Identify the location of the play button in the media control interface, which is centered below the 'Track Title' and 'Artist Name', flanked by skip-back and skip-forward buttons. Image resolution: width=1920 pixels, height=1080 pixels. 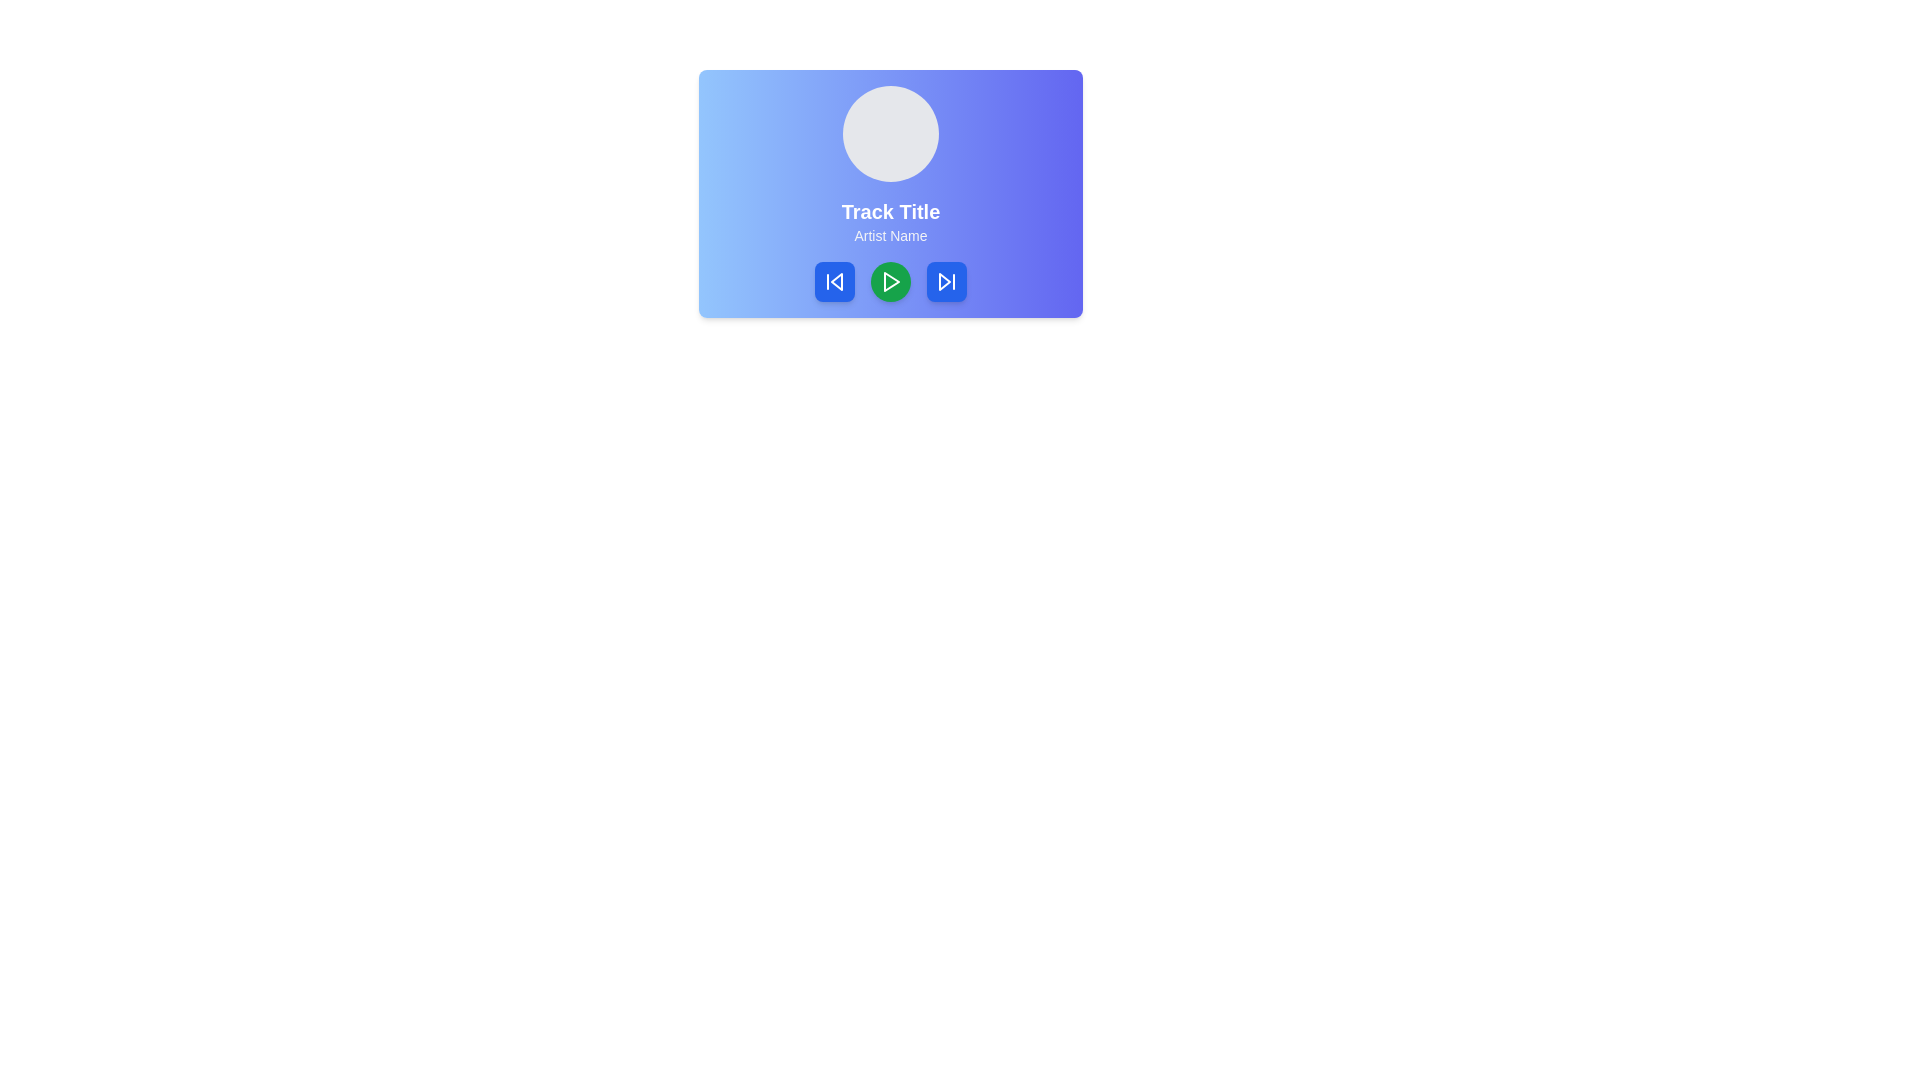
(890, 281).